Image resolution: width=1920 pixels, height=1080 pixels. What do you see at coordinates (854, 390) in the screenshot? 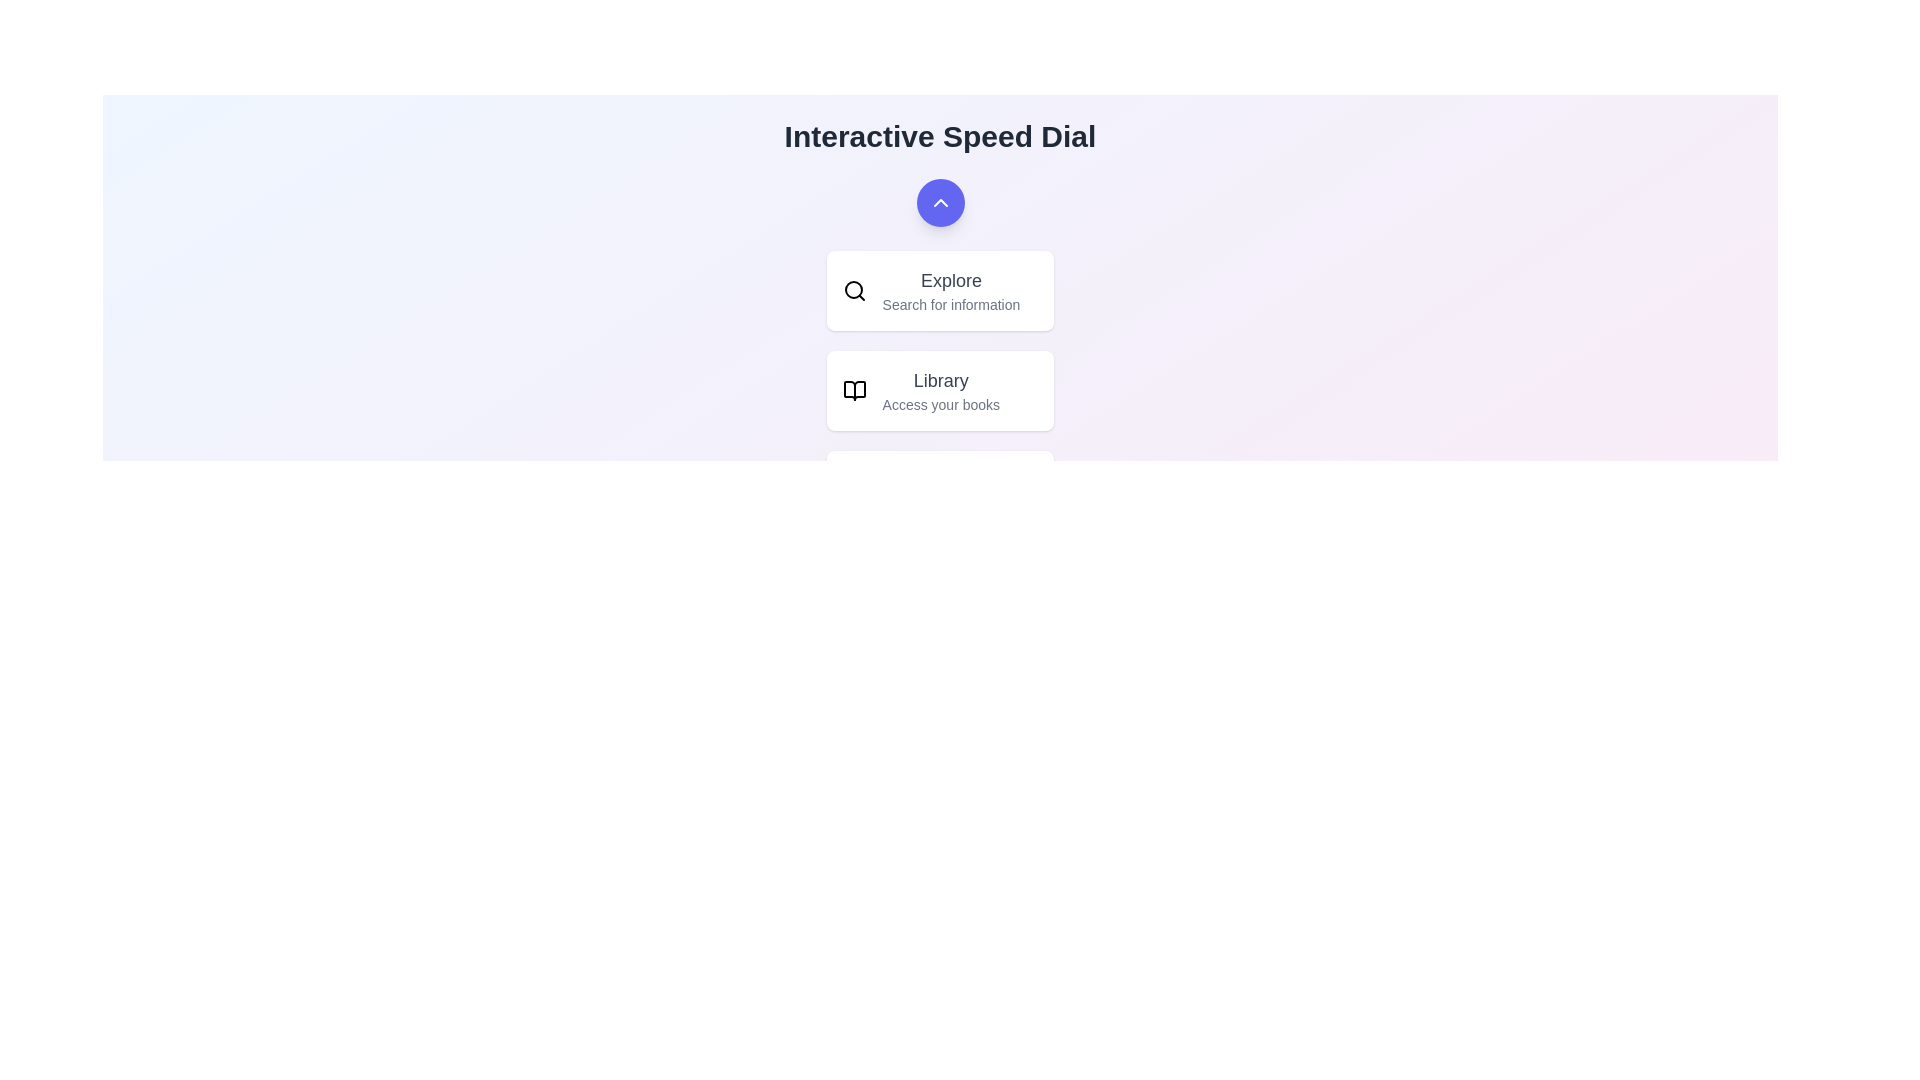
I see `the Library icon to observe its visual effect` at bounding box center [854, 390].